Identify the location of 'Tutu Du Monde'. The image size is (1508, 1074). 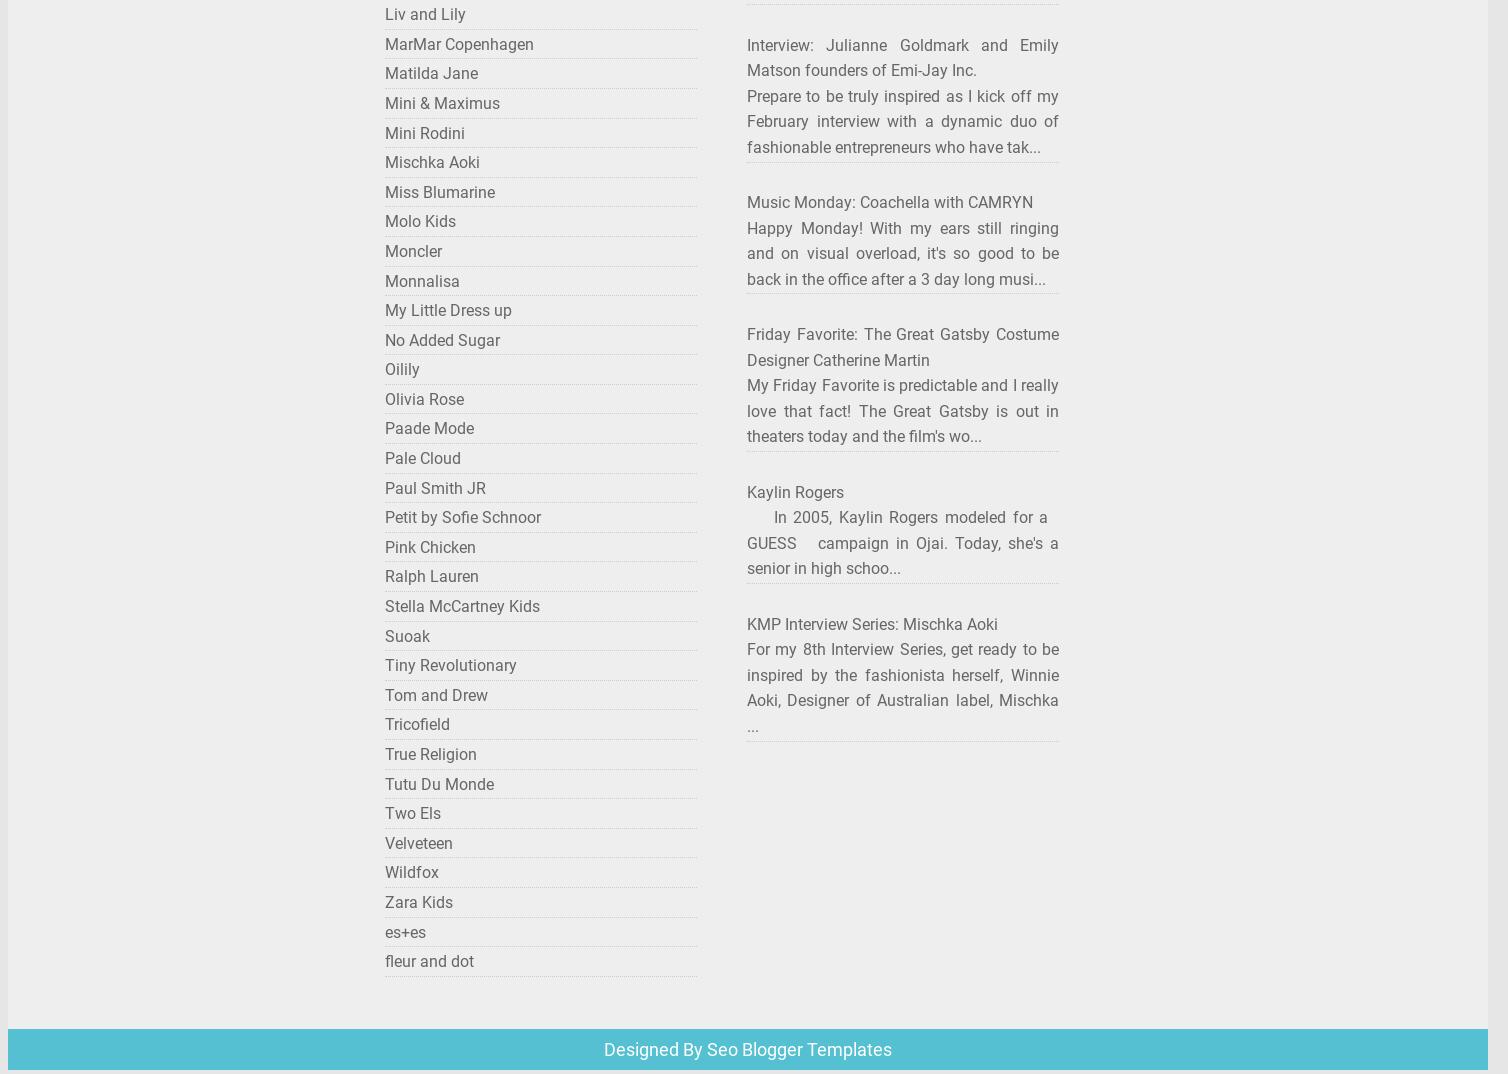
(439, 782).